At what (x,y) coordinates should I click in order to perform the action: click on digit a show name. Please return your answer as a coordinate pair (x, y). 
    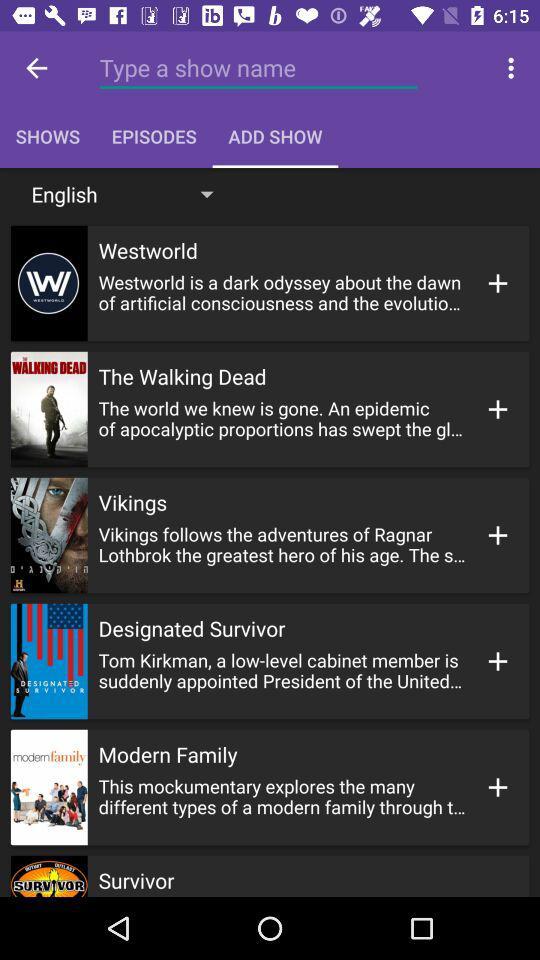
    Looking at the image, I should click on (258, 68).